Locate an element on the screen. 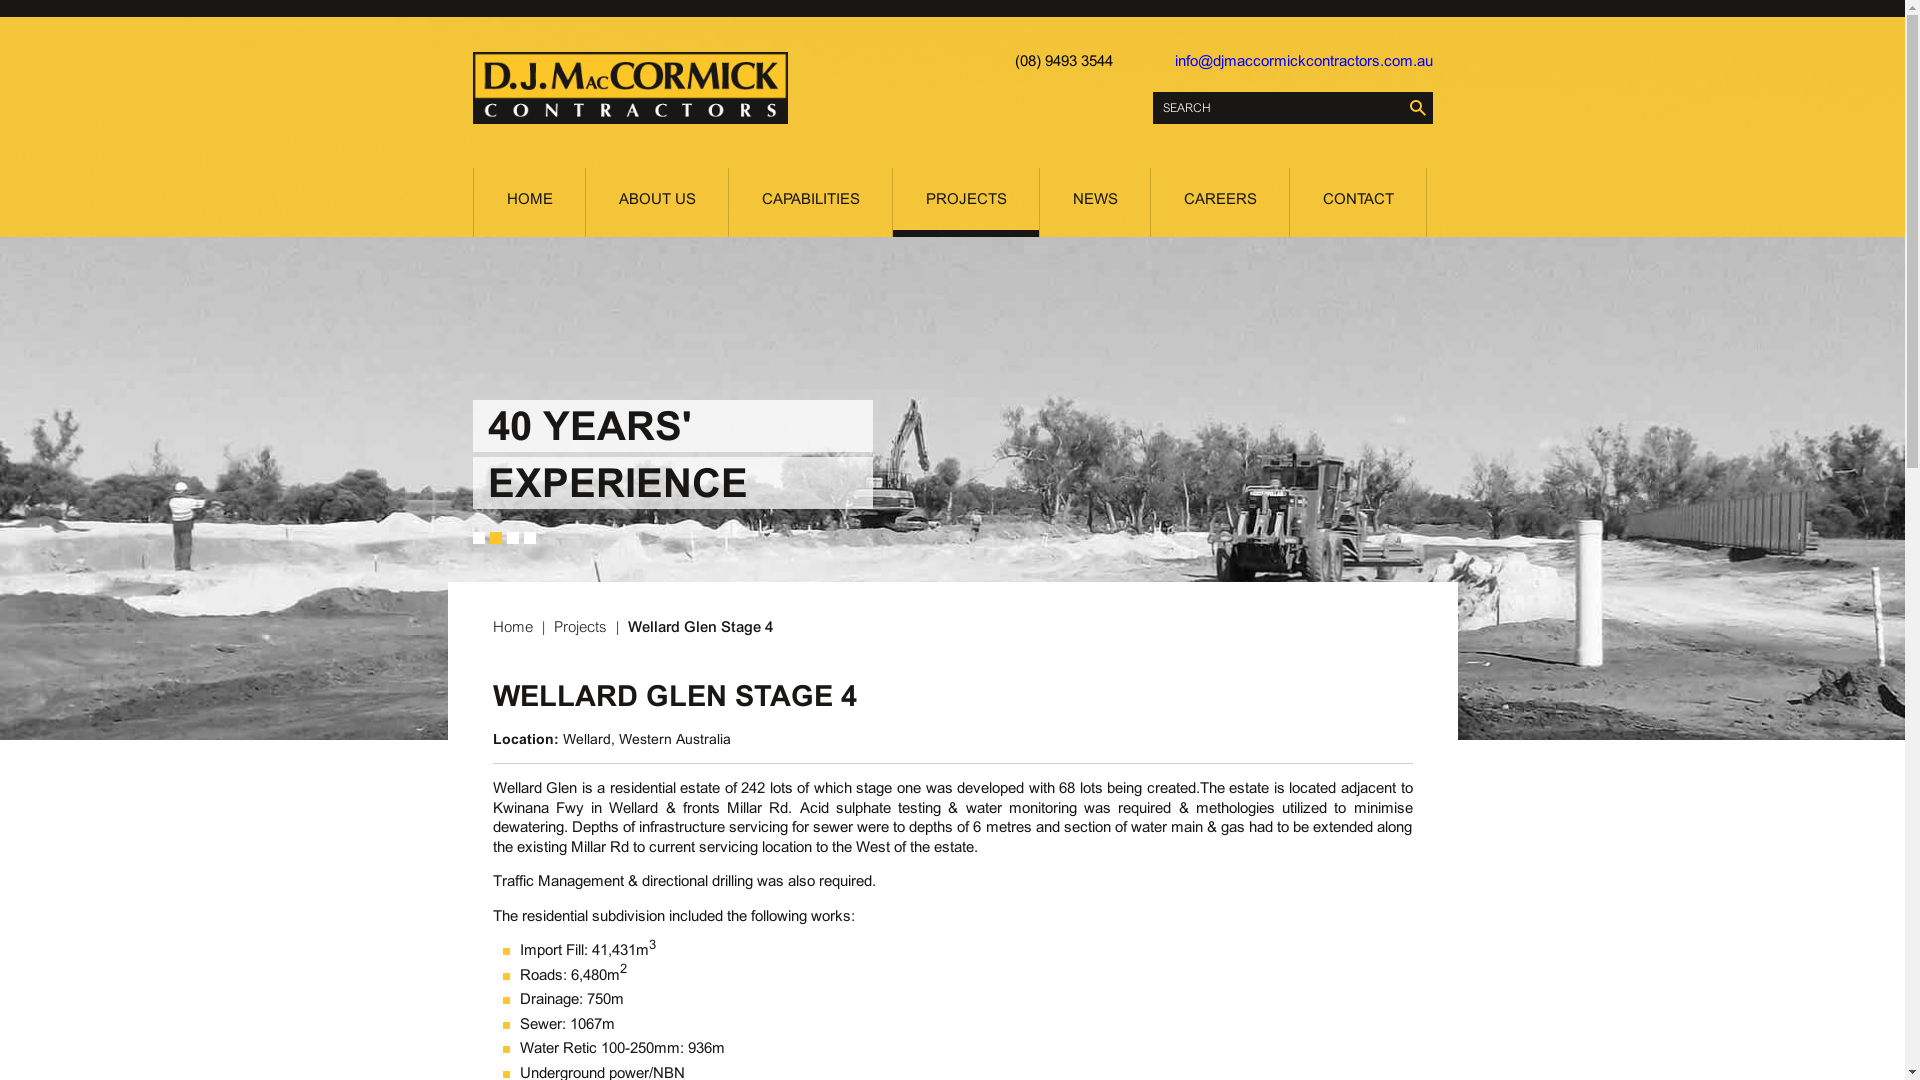  'NEWS' is located at coordinates (1040, 202).